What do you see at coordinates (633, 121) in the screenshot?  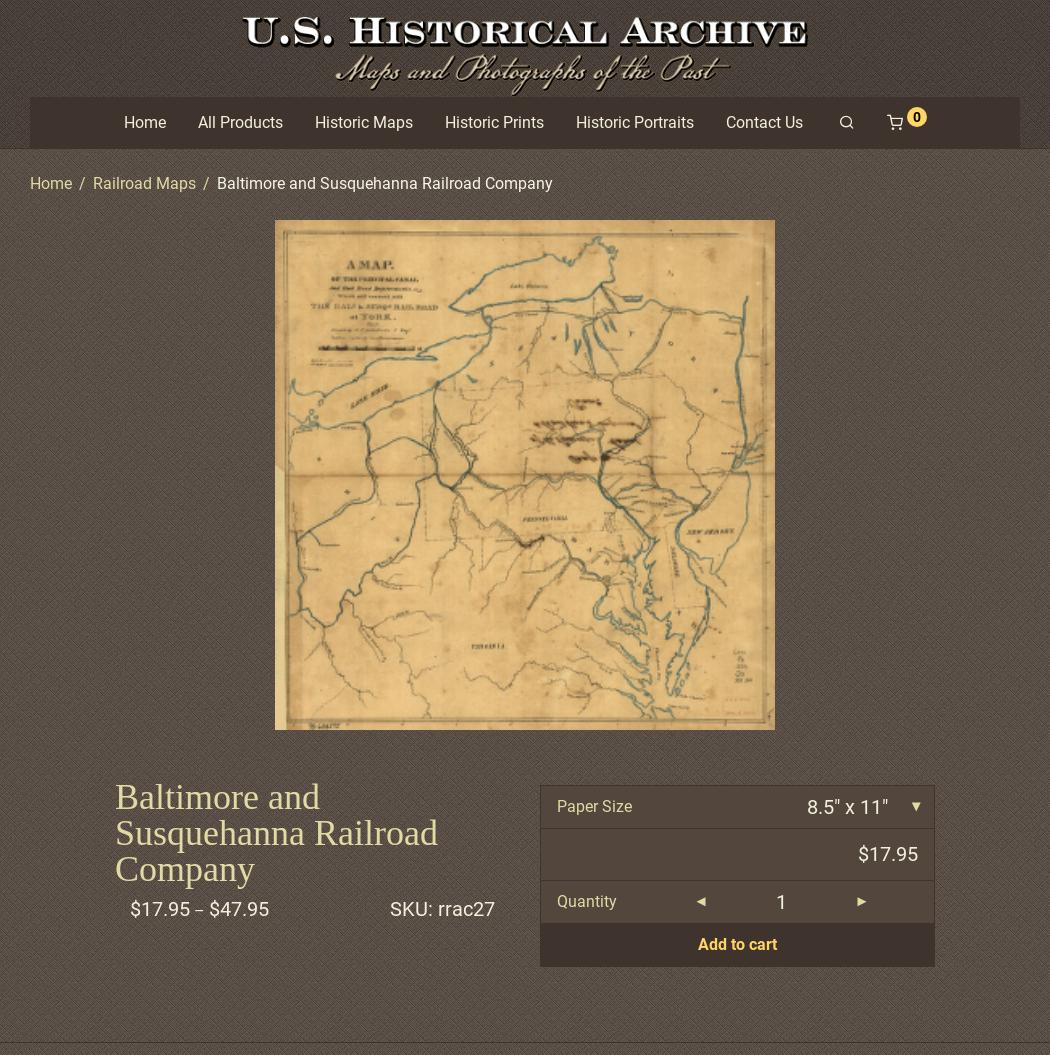 I see `'Historic Portraits'` at bounding box center [633, 121].